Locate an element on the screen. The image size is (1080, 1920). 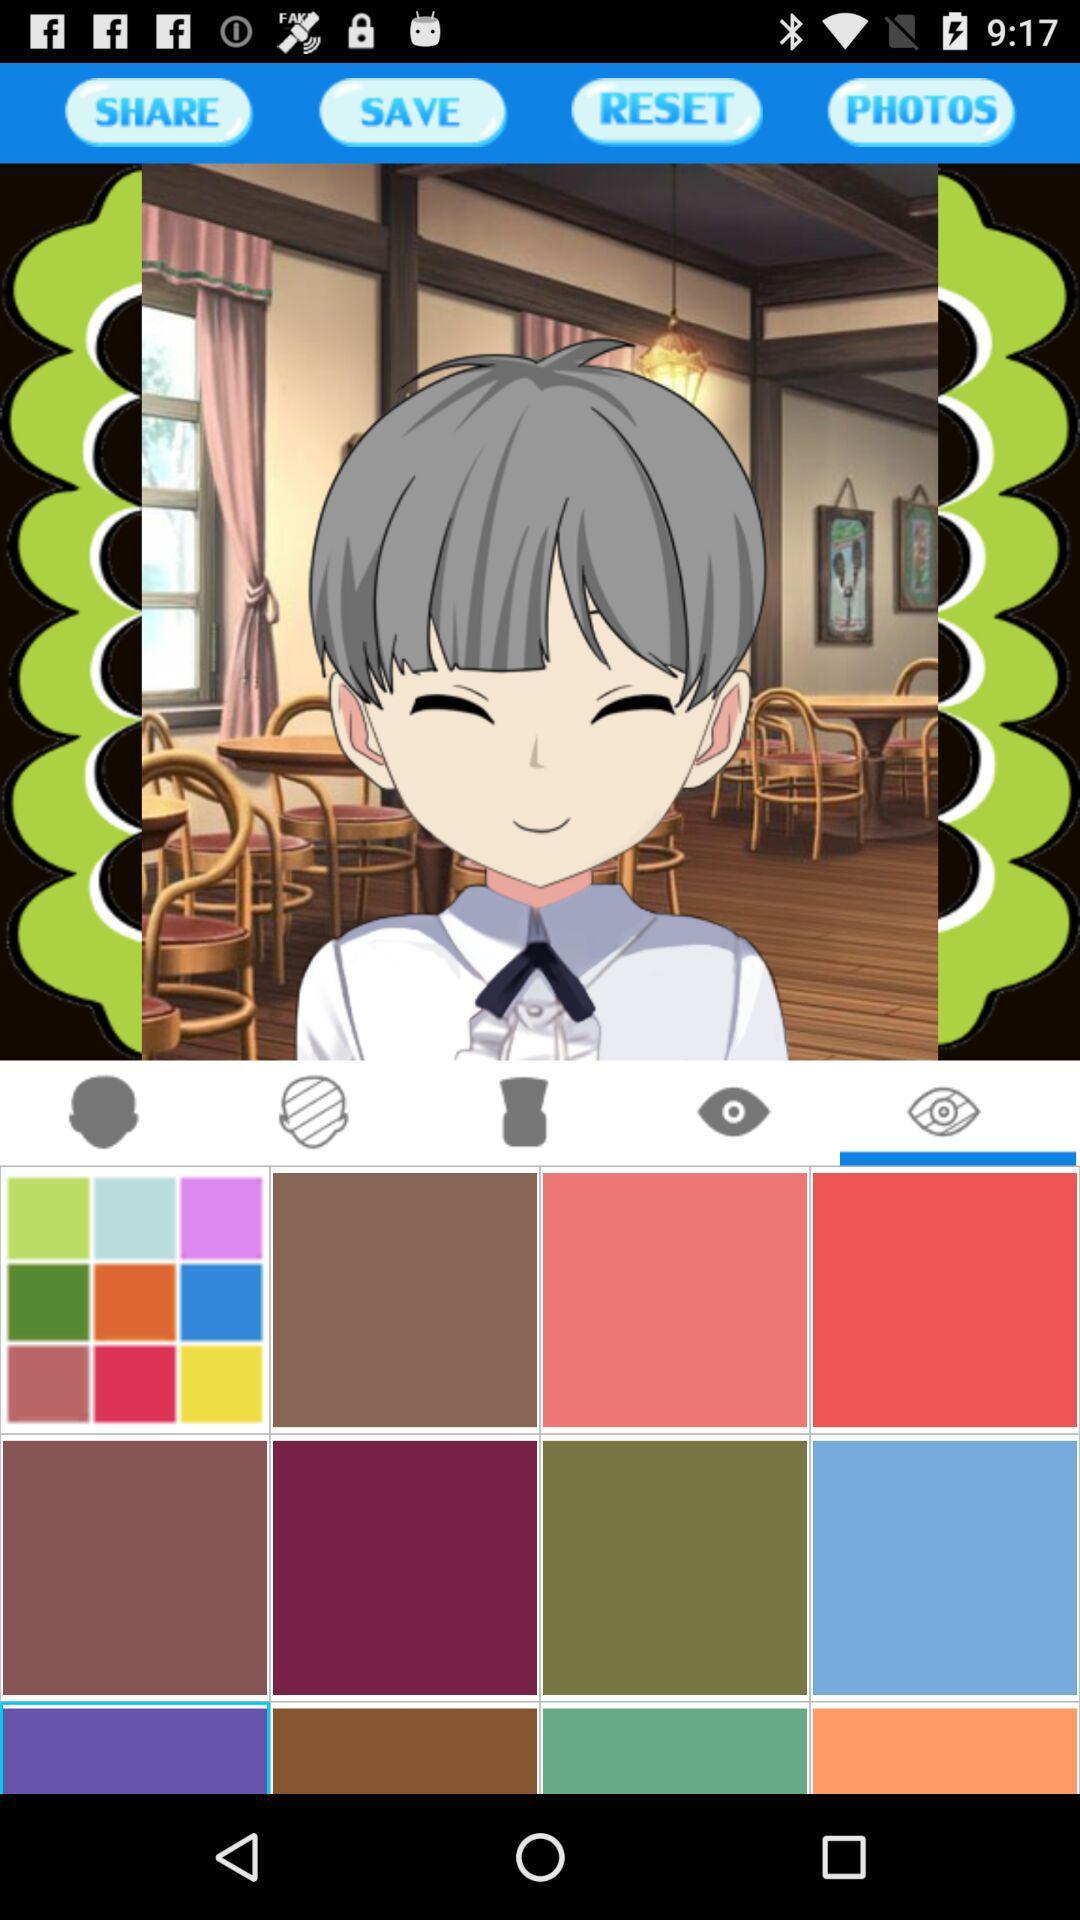
share the page is located at coordinates (157, 111).